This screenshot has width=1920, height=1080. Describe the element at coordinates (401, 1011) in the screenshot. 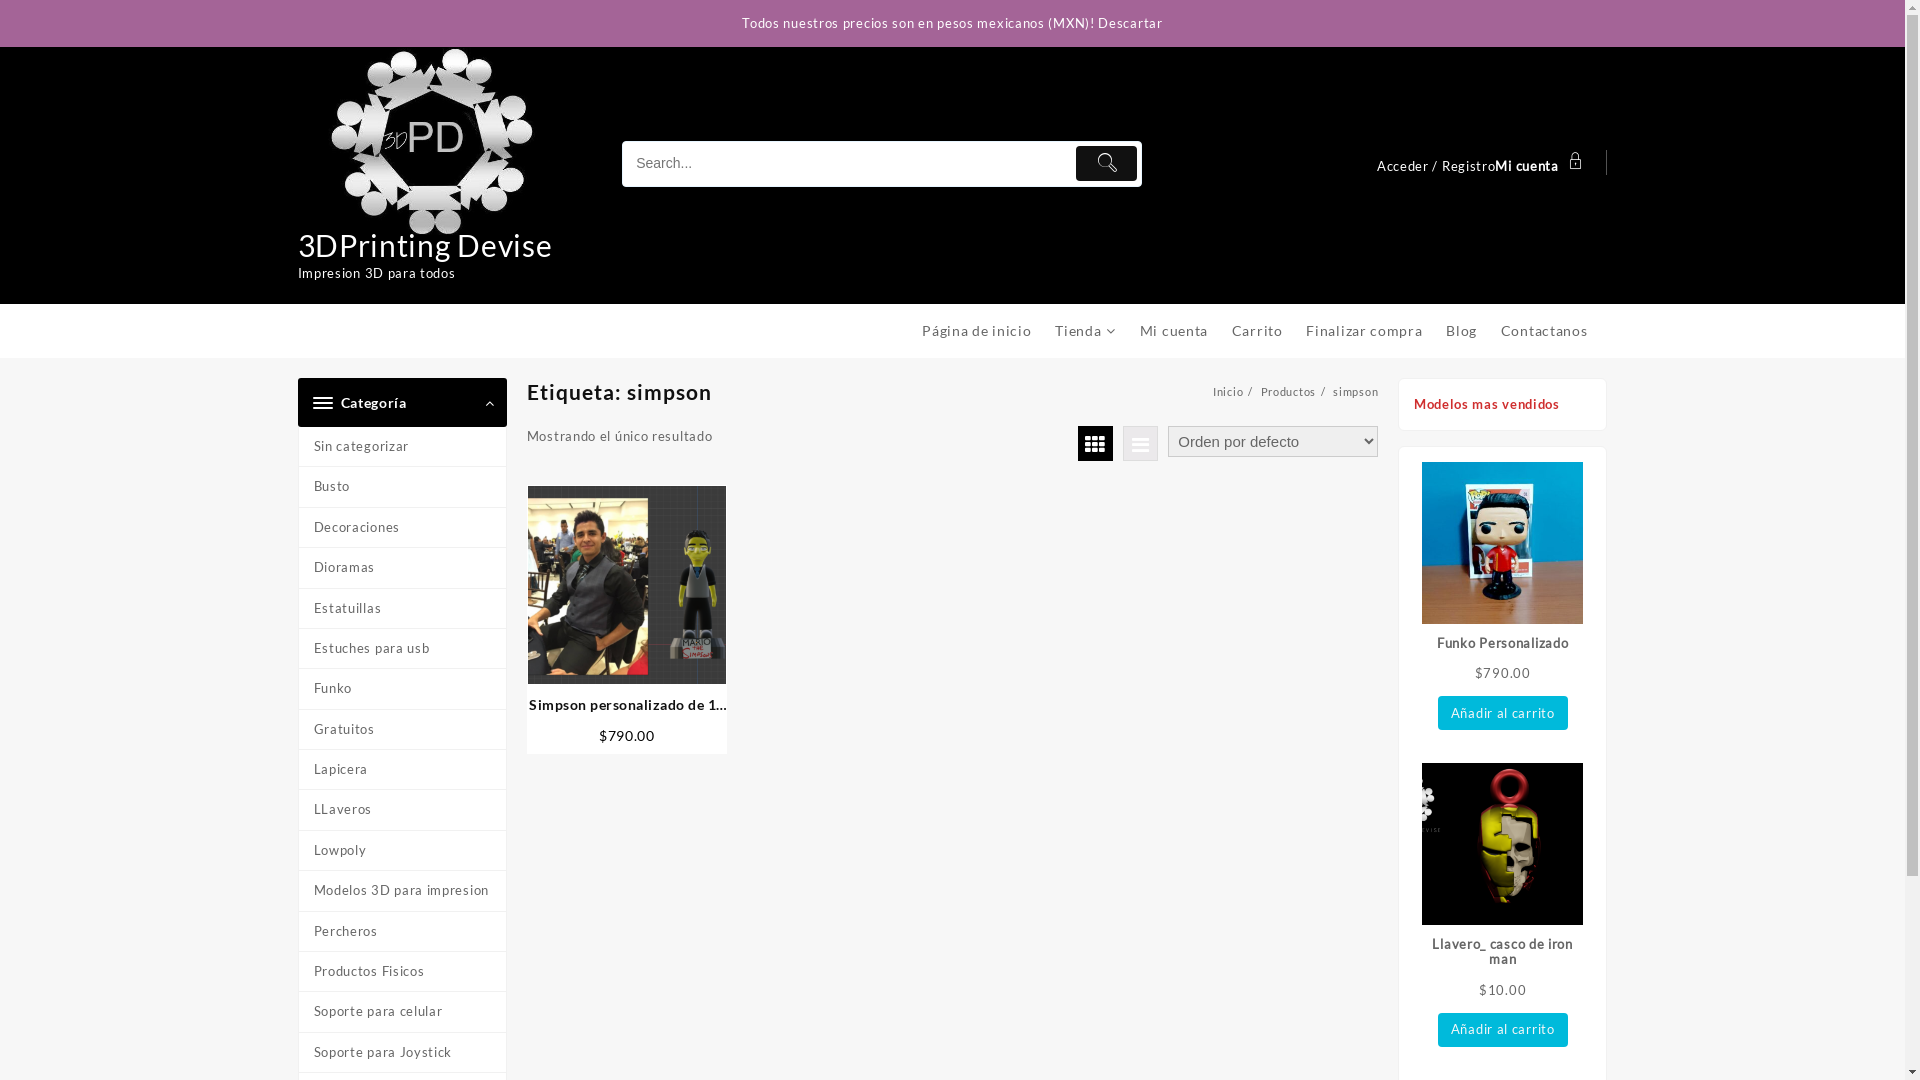

I see `'Soporte para celular'` at that location.